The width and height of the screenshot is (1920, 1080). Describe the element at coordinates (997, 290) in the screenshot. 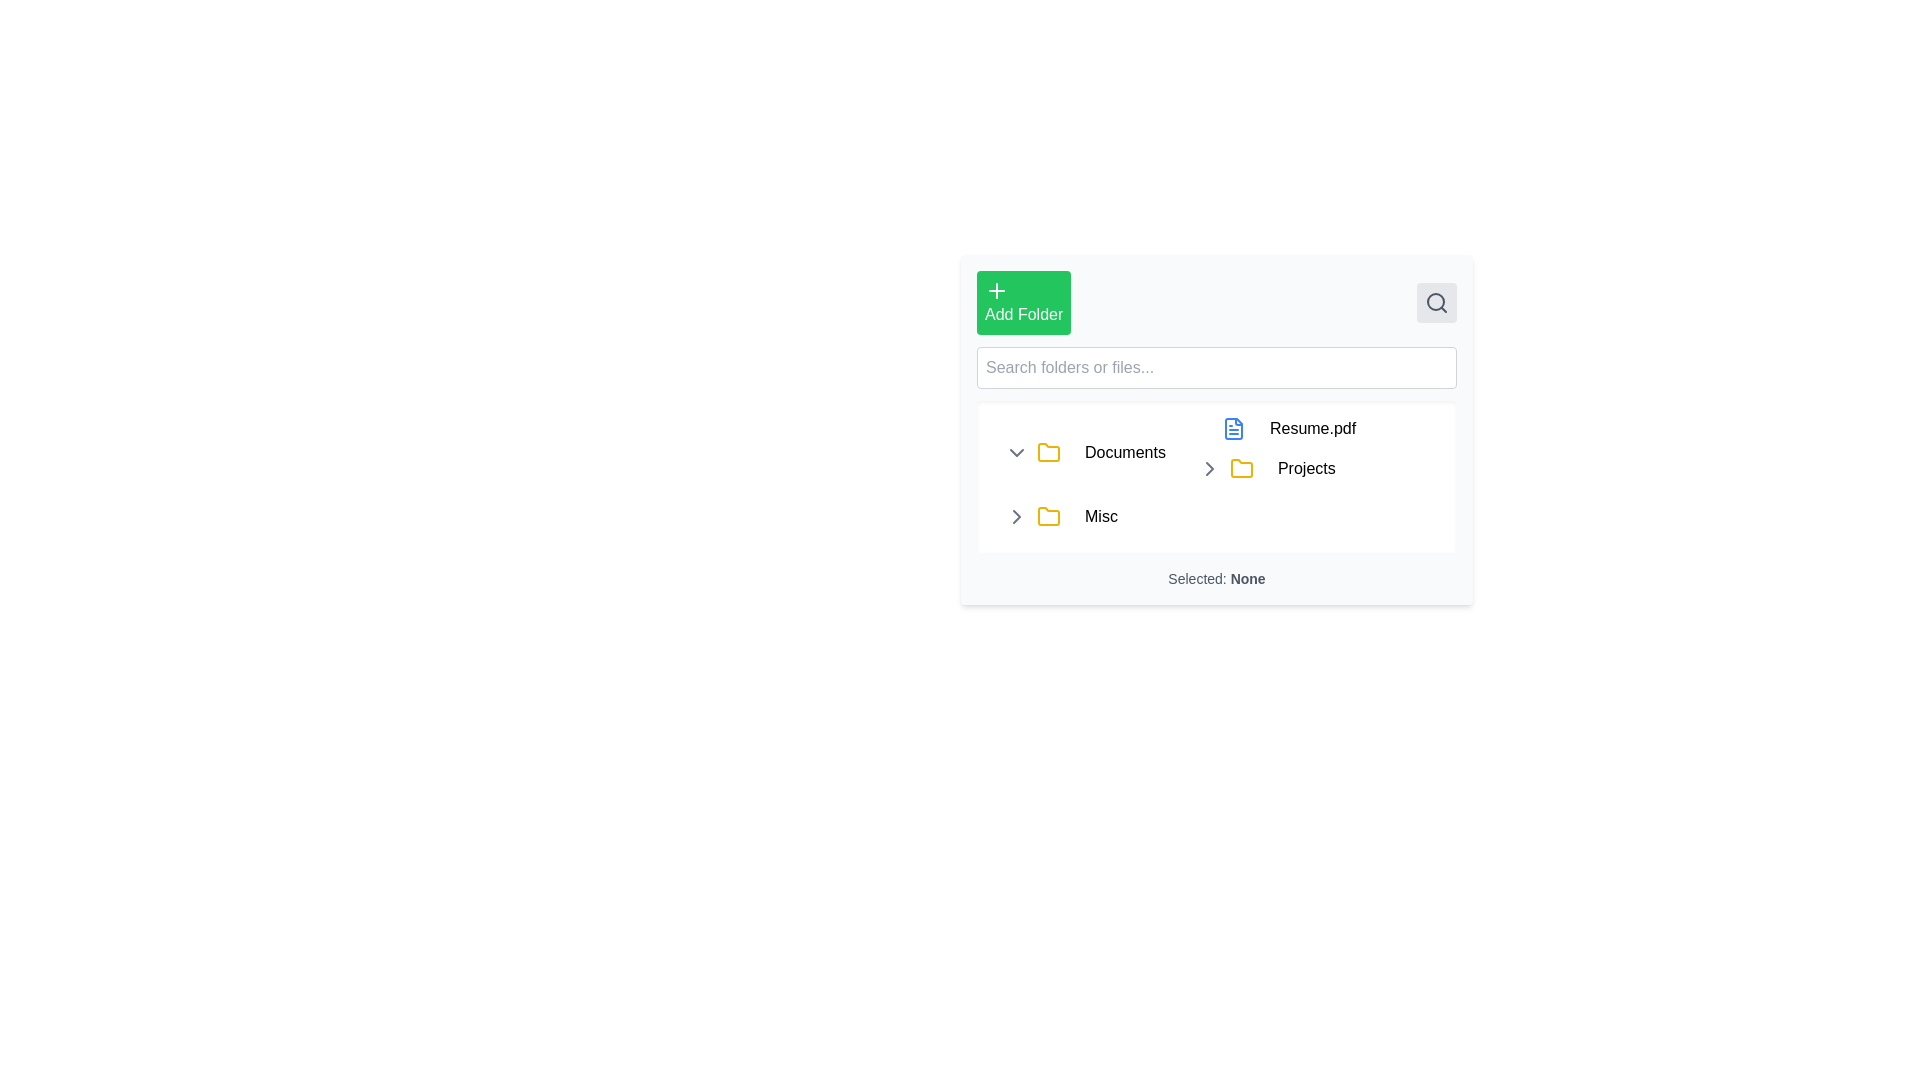

I see `the plus icon, which is centered within the green 'Add Folder' button` at that location.